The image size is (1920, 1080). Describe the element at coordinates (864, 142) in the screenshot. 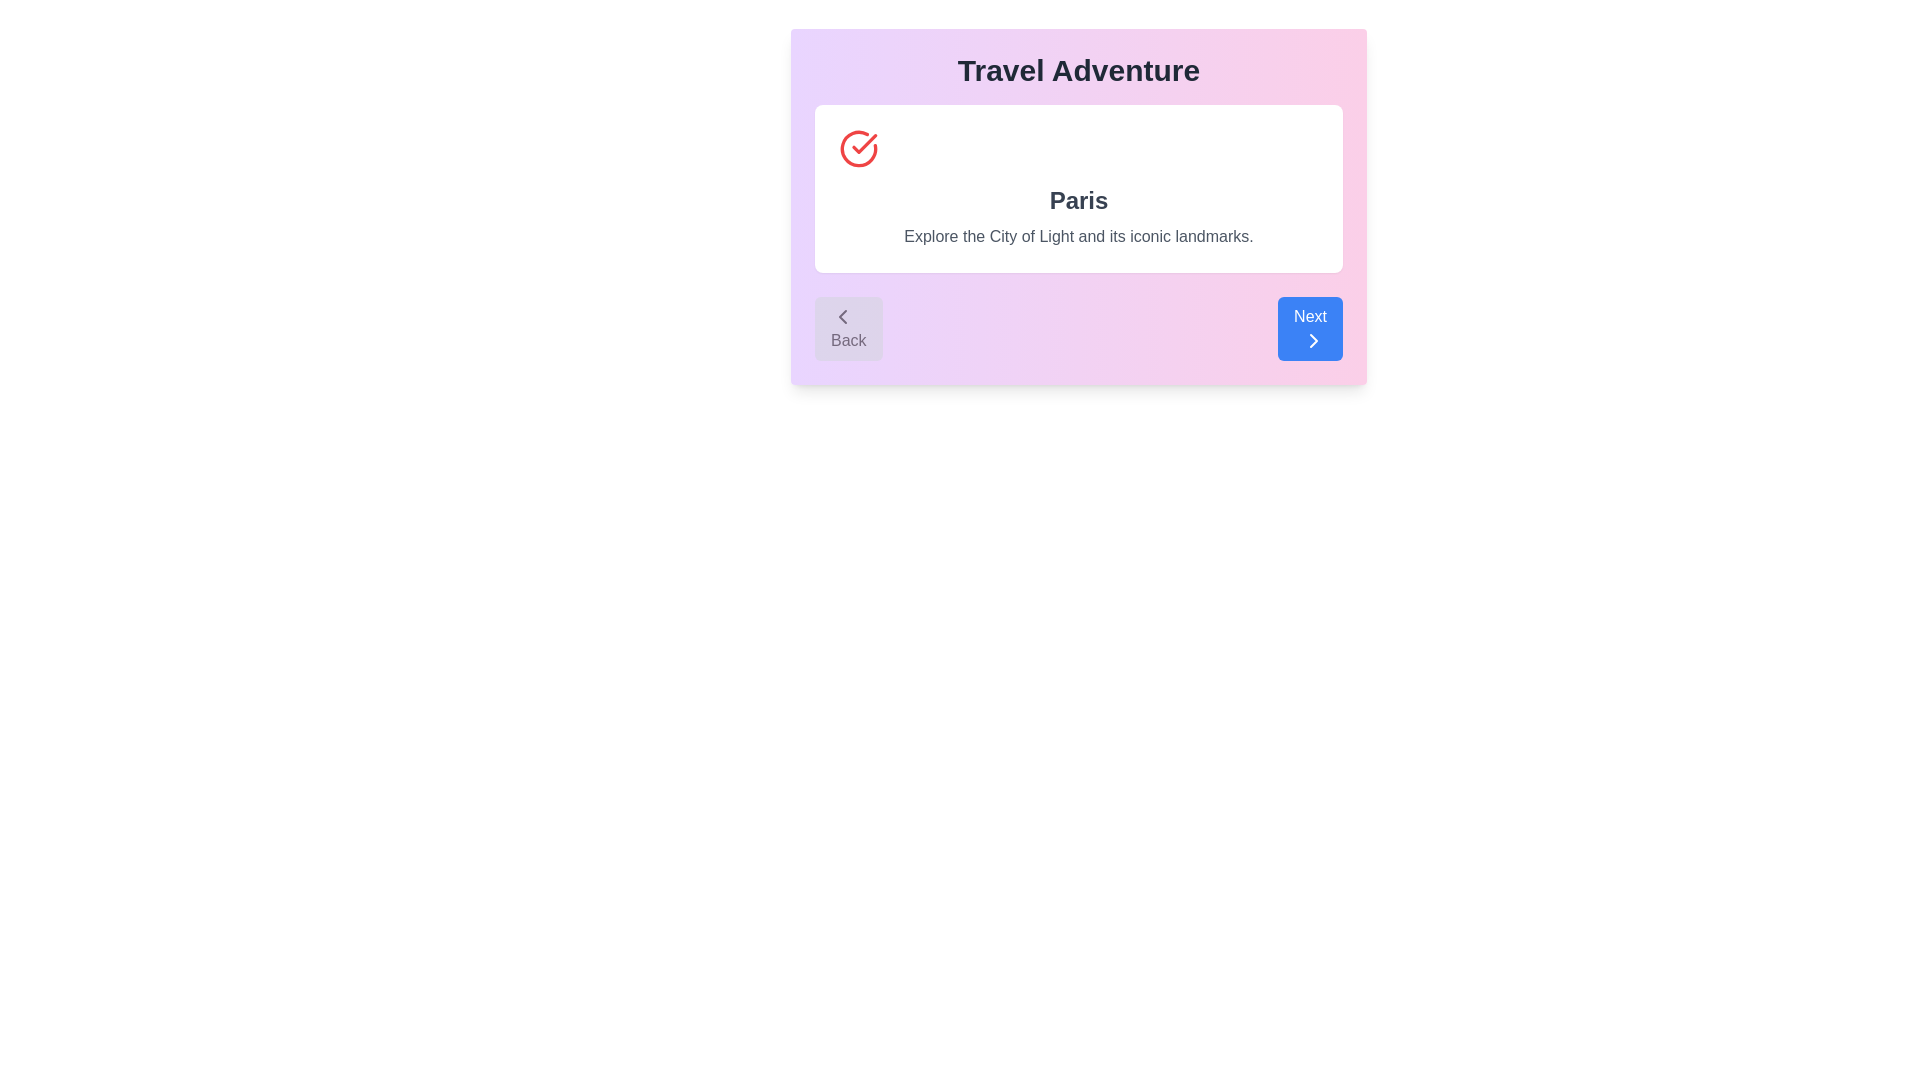

I see `the status icon with a checkmark inside a circular red border, located at the top-left side of a white rectangular area within the card interface` at that location.